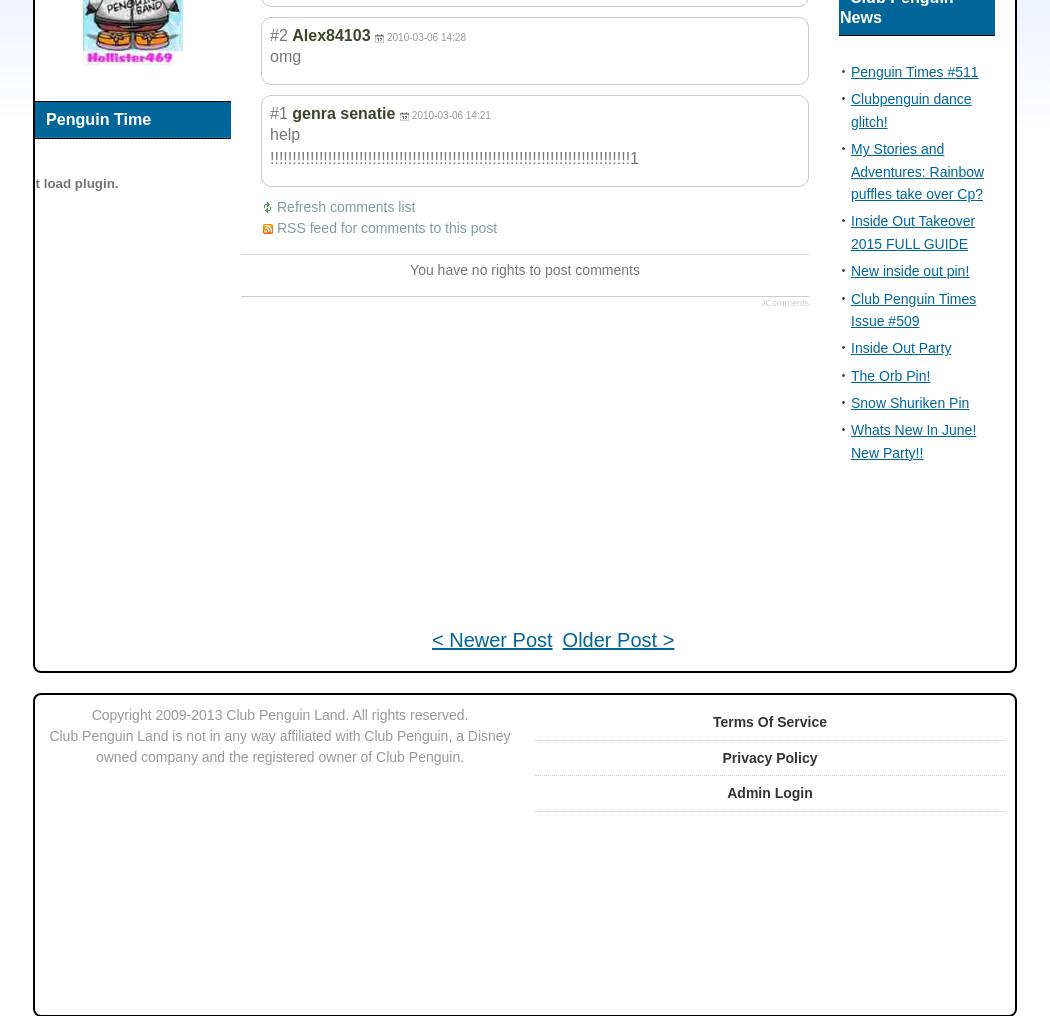 The height and width of the screenshot is (1016, 1050). I want to click on '2010-03-06 14:21', so click(410, 115).